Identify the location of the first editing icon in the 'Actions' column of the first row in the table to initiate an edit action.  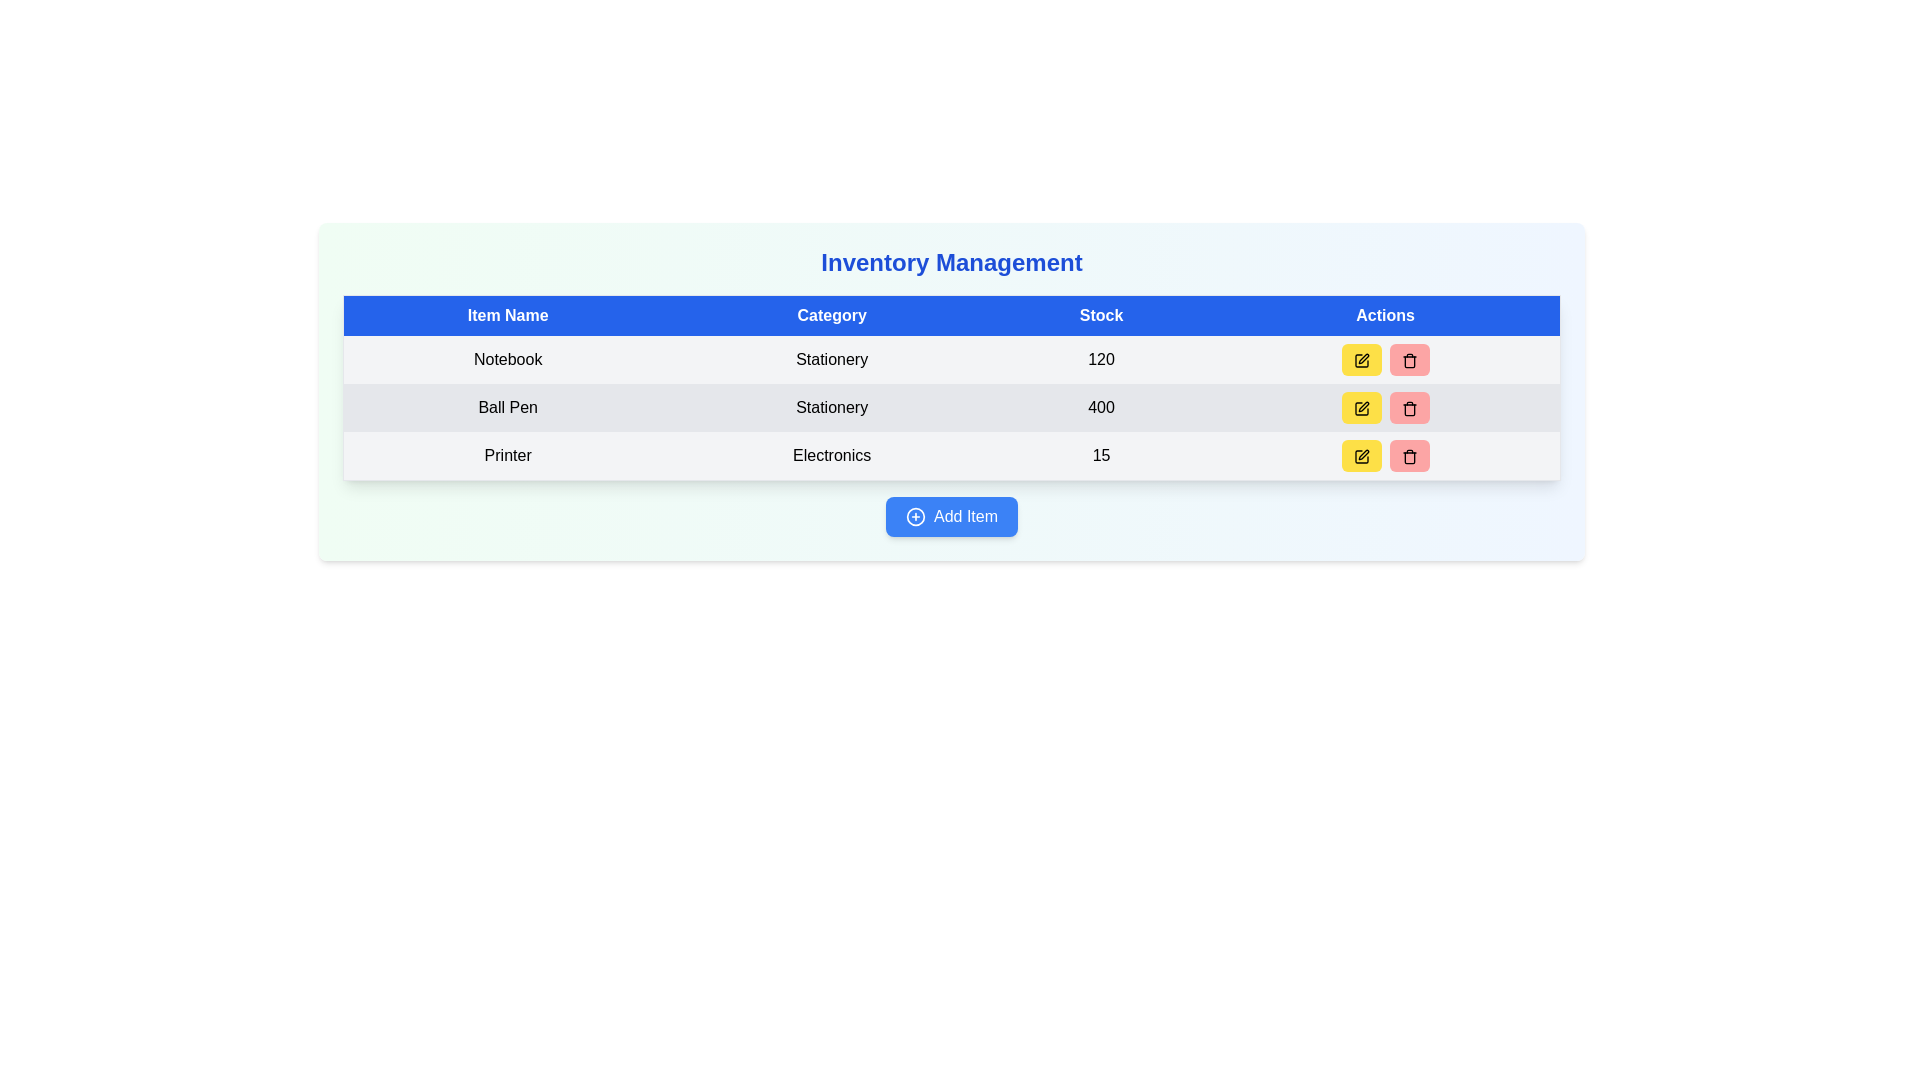
(1360, 360).